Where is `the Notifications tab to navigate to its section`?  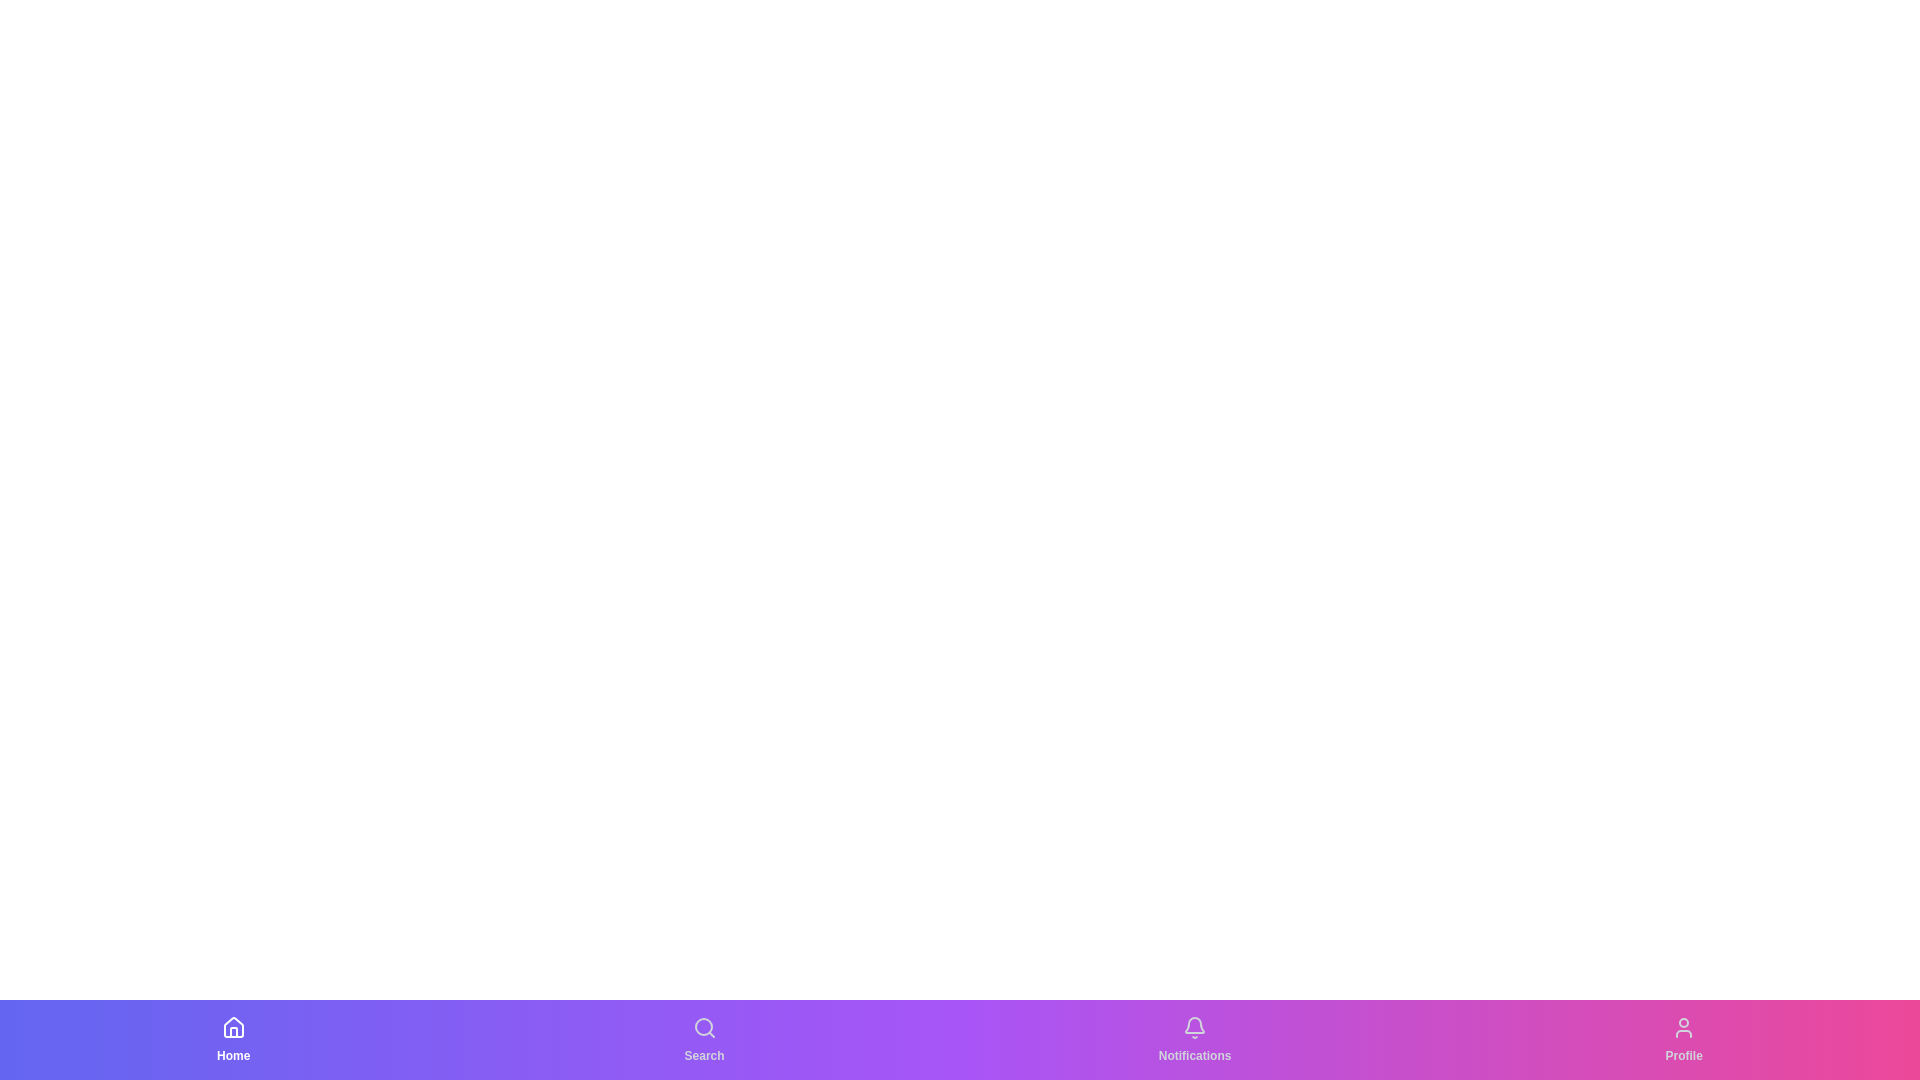
the Notifications tab to navigate to its section is located at coordinates (1195, 1039).